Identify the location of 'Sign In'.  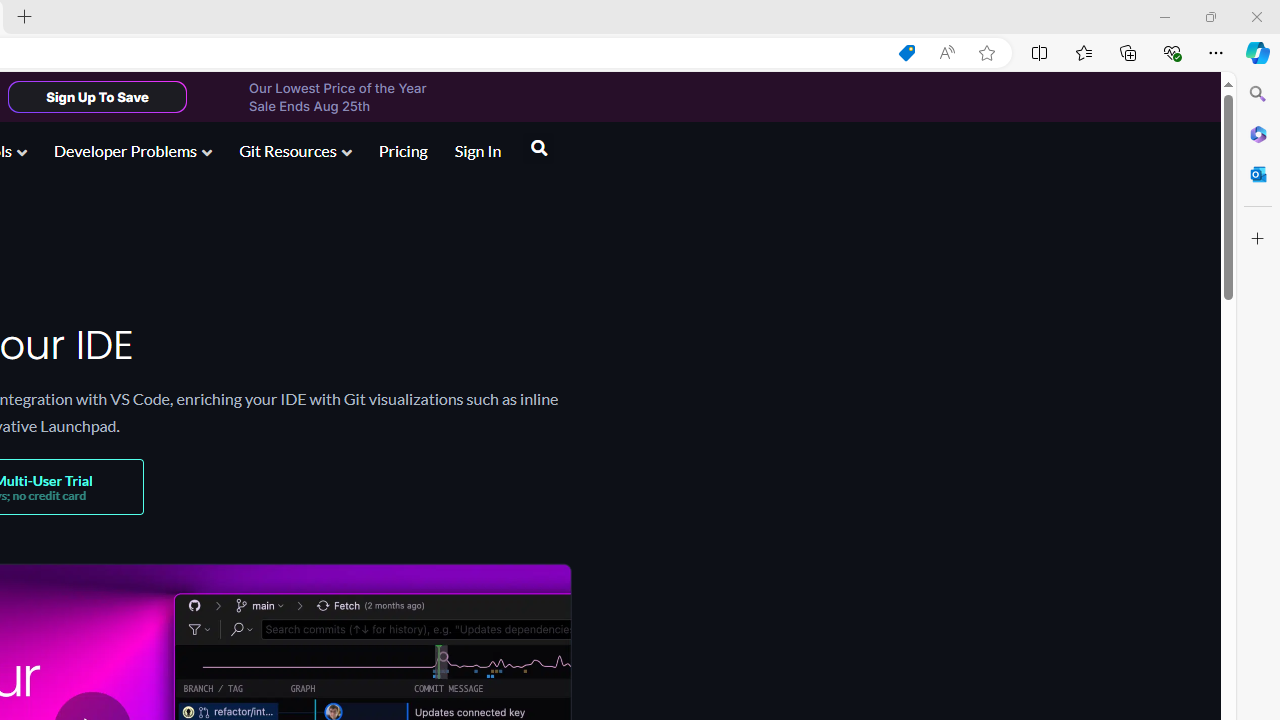
(477, 149).